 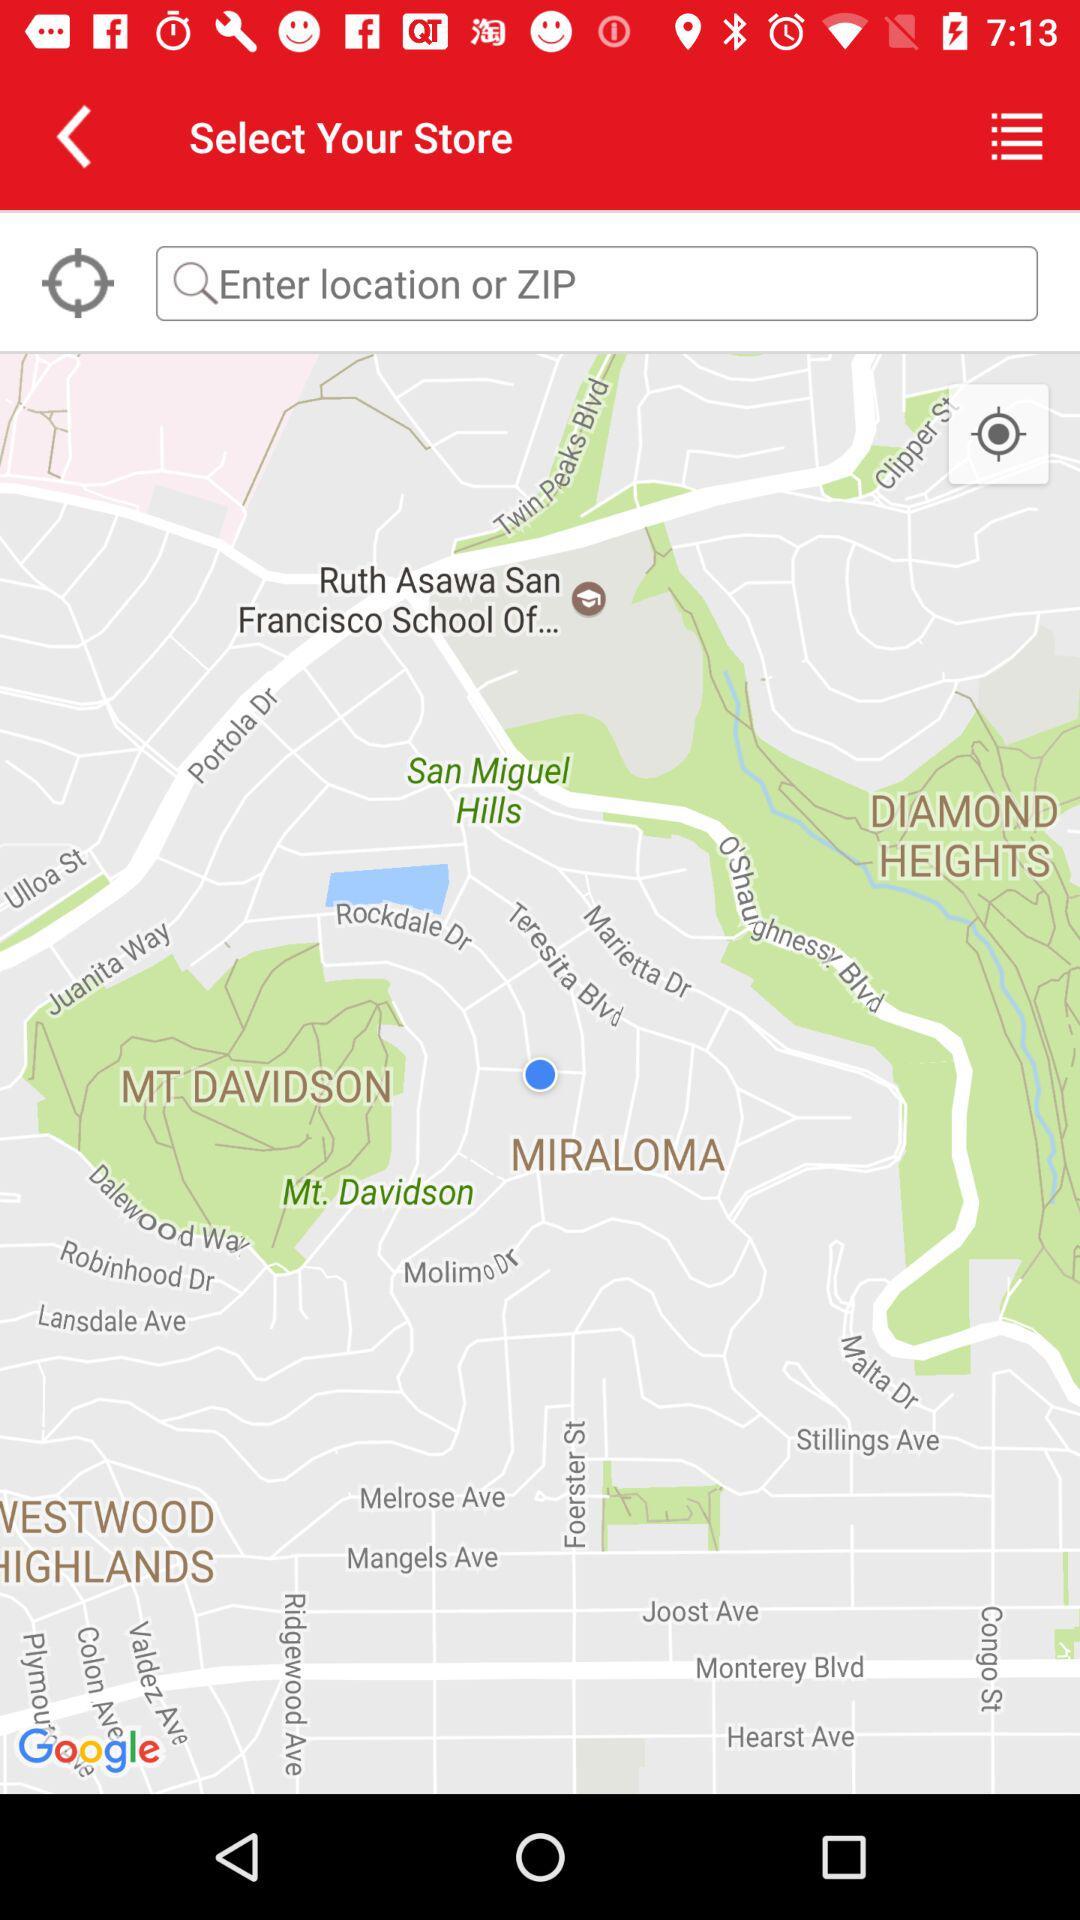 I want to click on the icon next to the select your store icon, so click(x=1017, y=135).